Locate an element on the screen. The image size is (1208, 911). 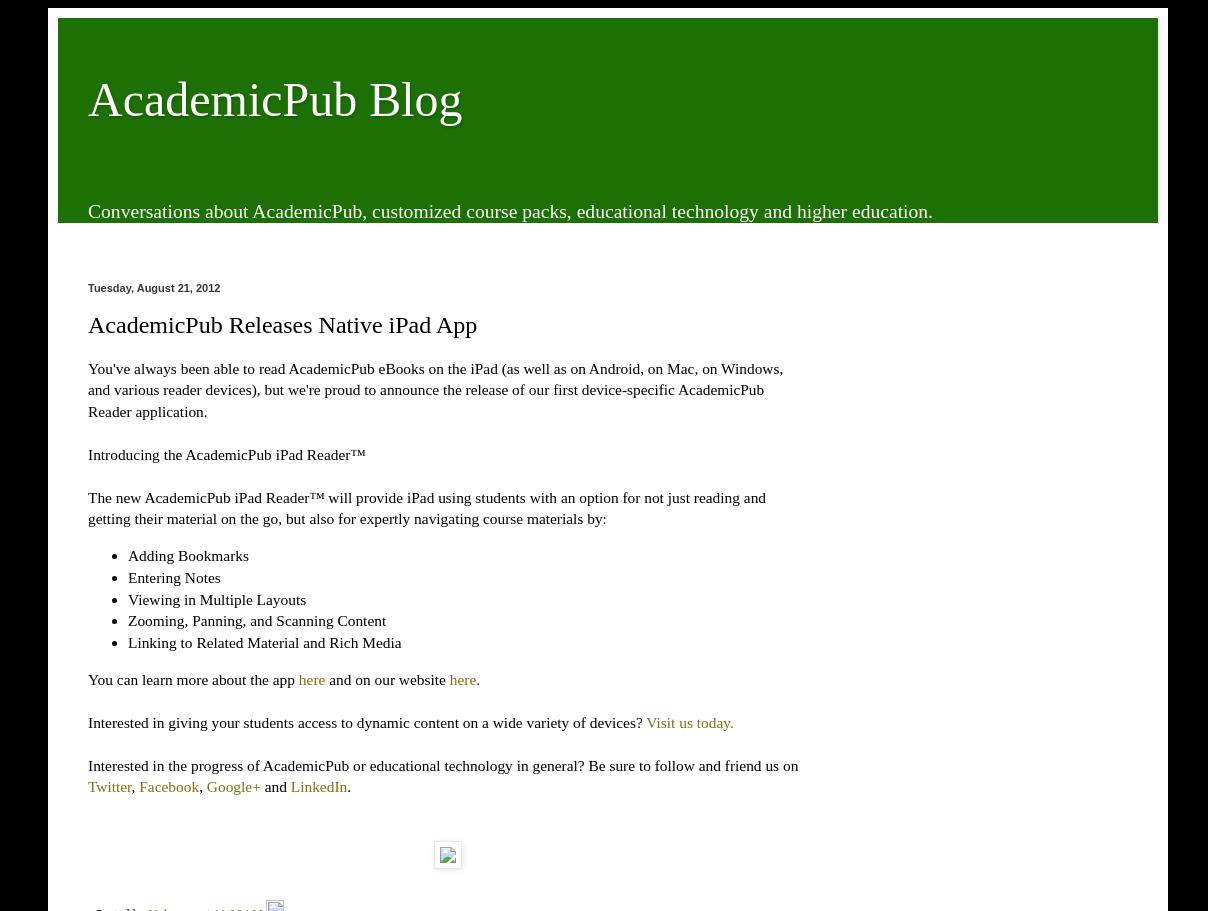
'Facebook' is located at coordinates (168, 786).